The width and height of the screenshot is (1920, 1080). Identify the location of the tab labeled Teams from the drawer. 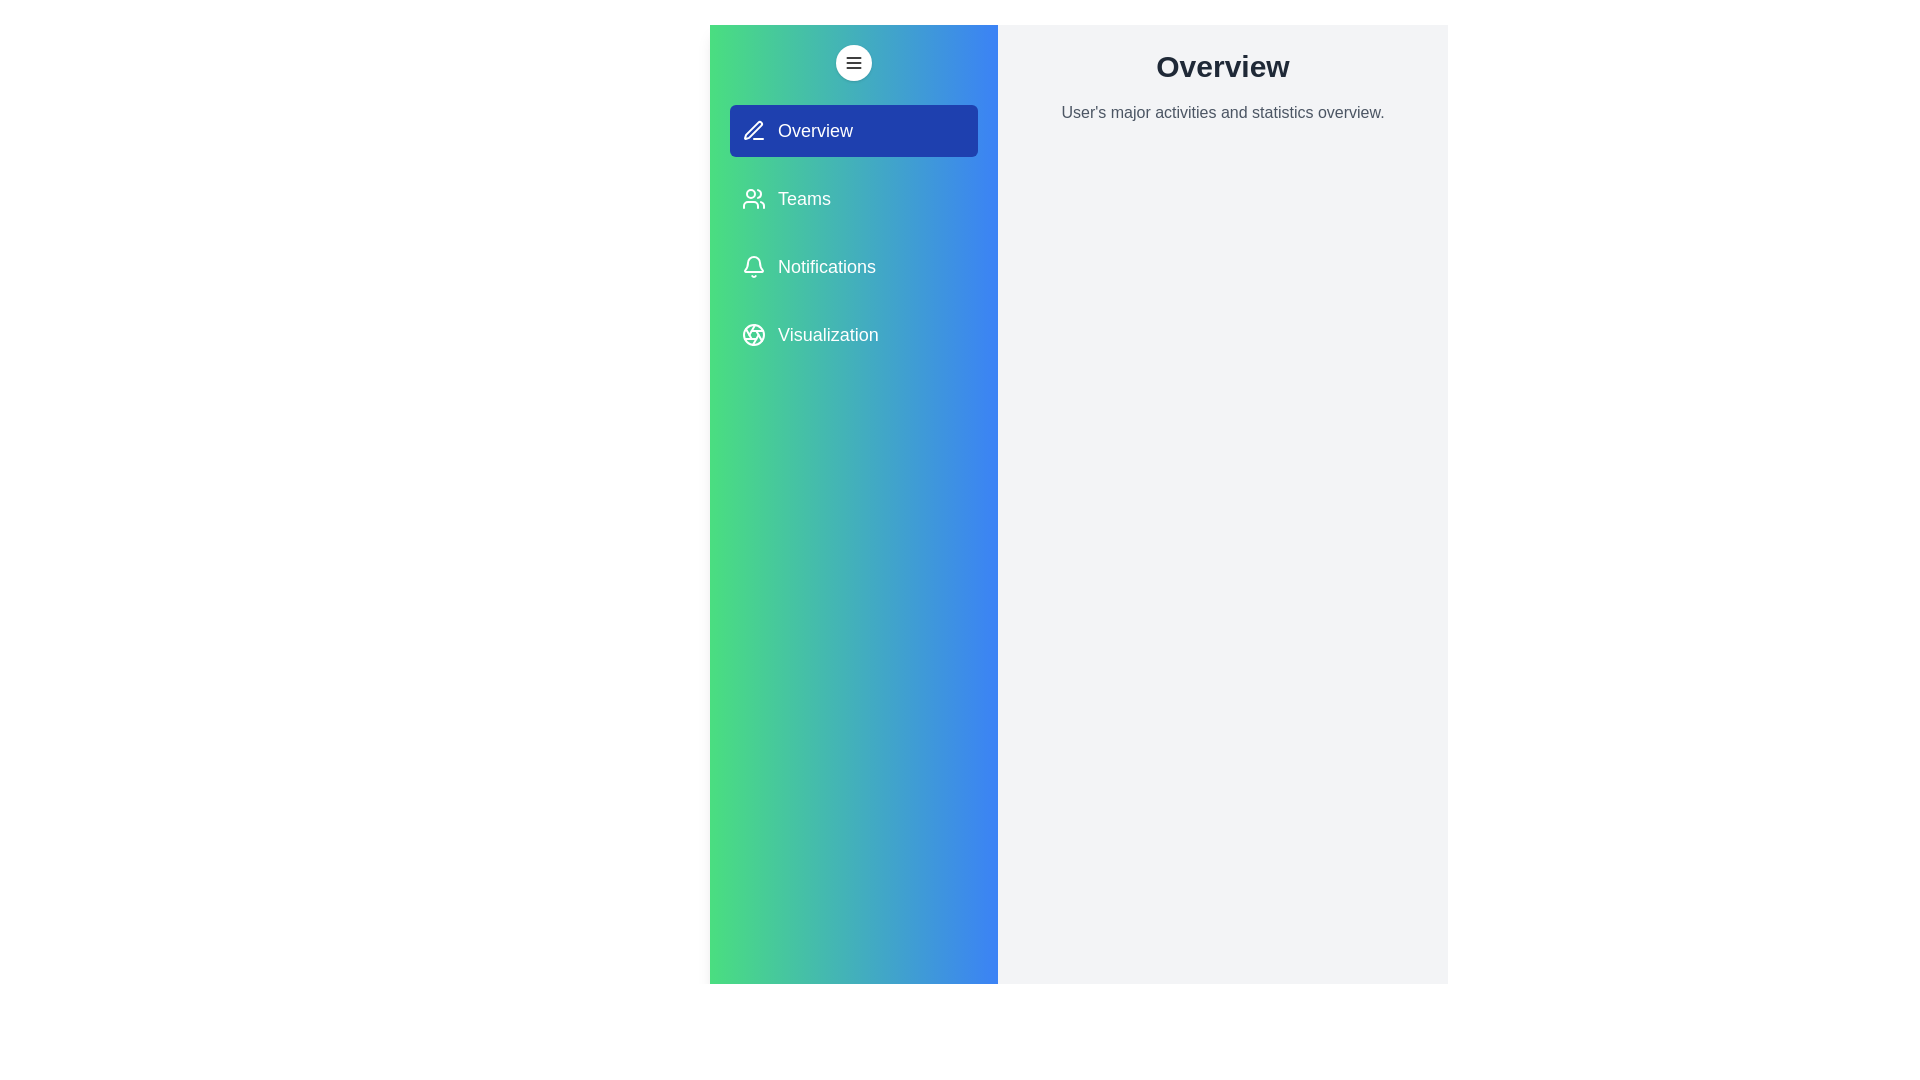
(854, 199).